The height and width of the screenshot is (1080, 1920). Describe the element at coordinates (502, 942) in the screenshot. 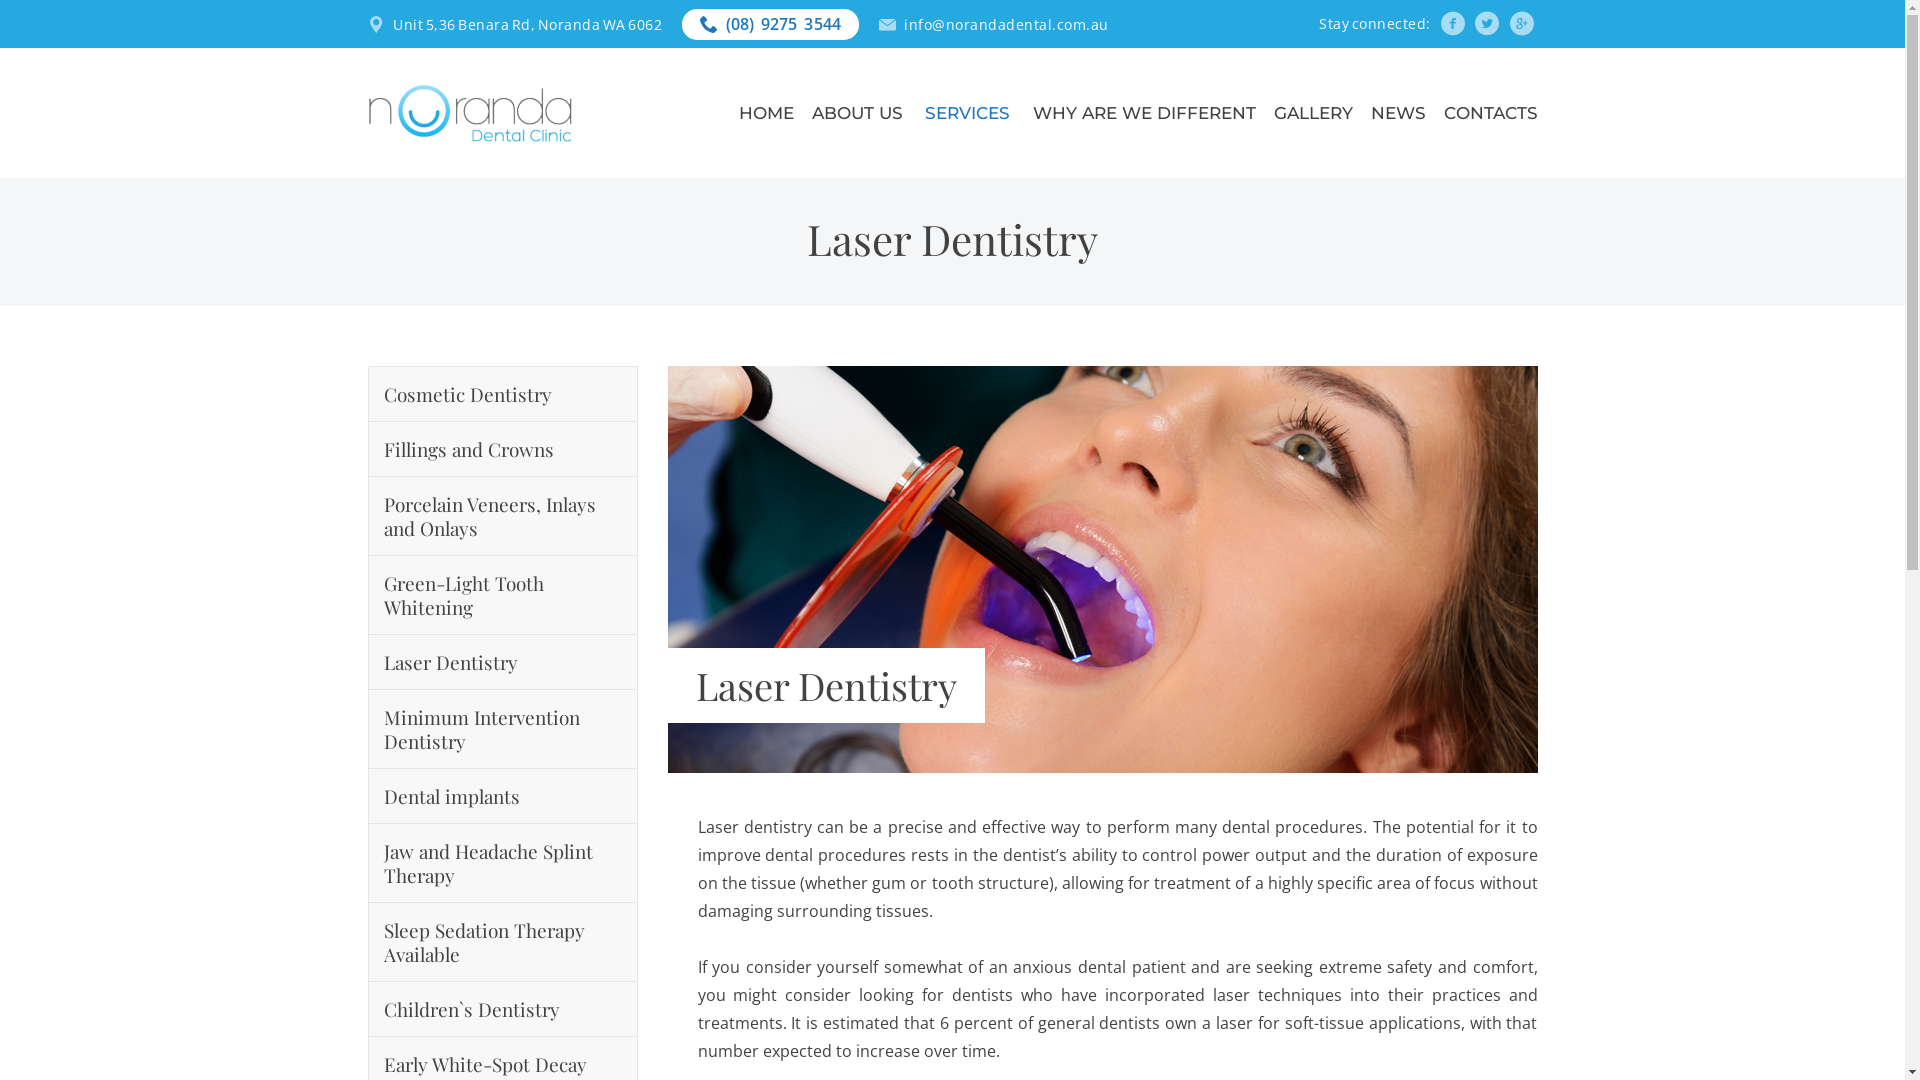

I see `'Sleep Sedation Therapy Available'` at that location.